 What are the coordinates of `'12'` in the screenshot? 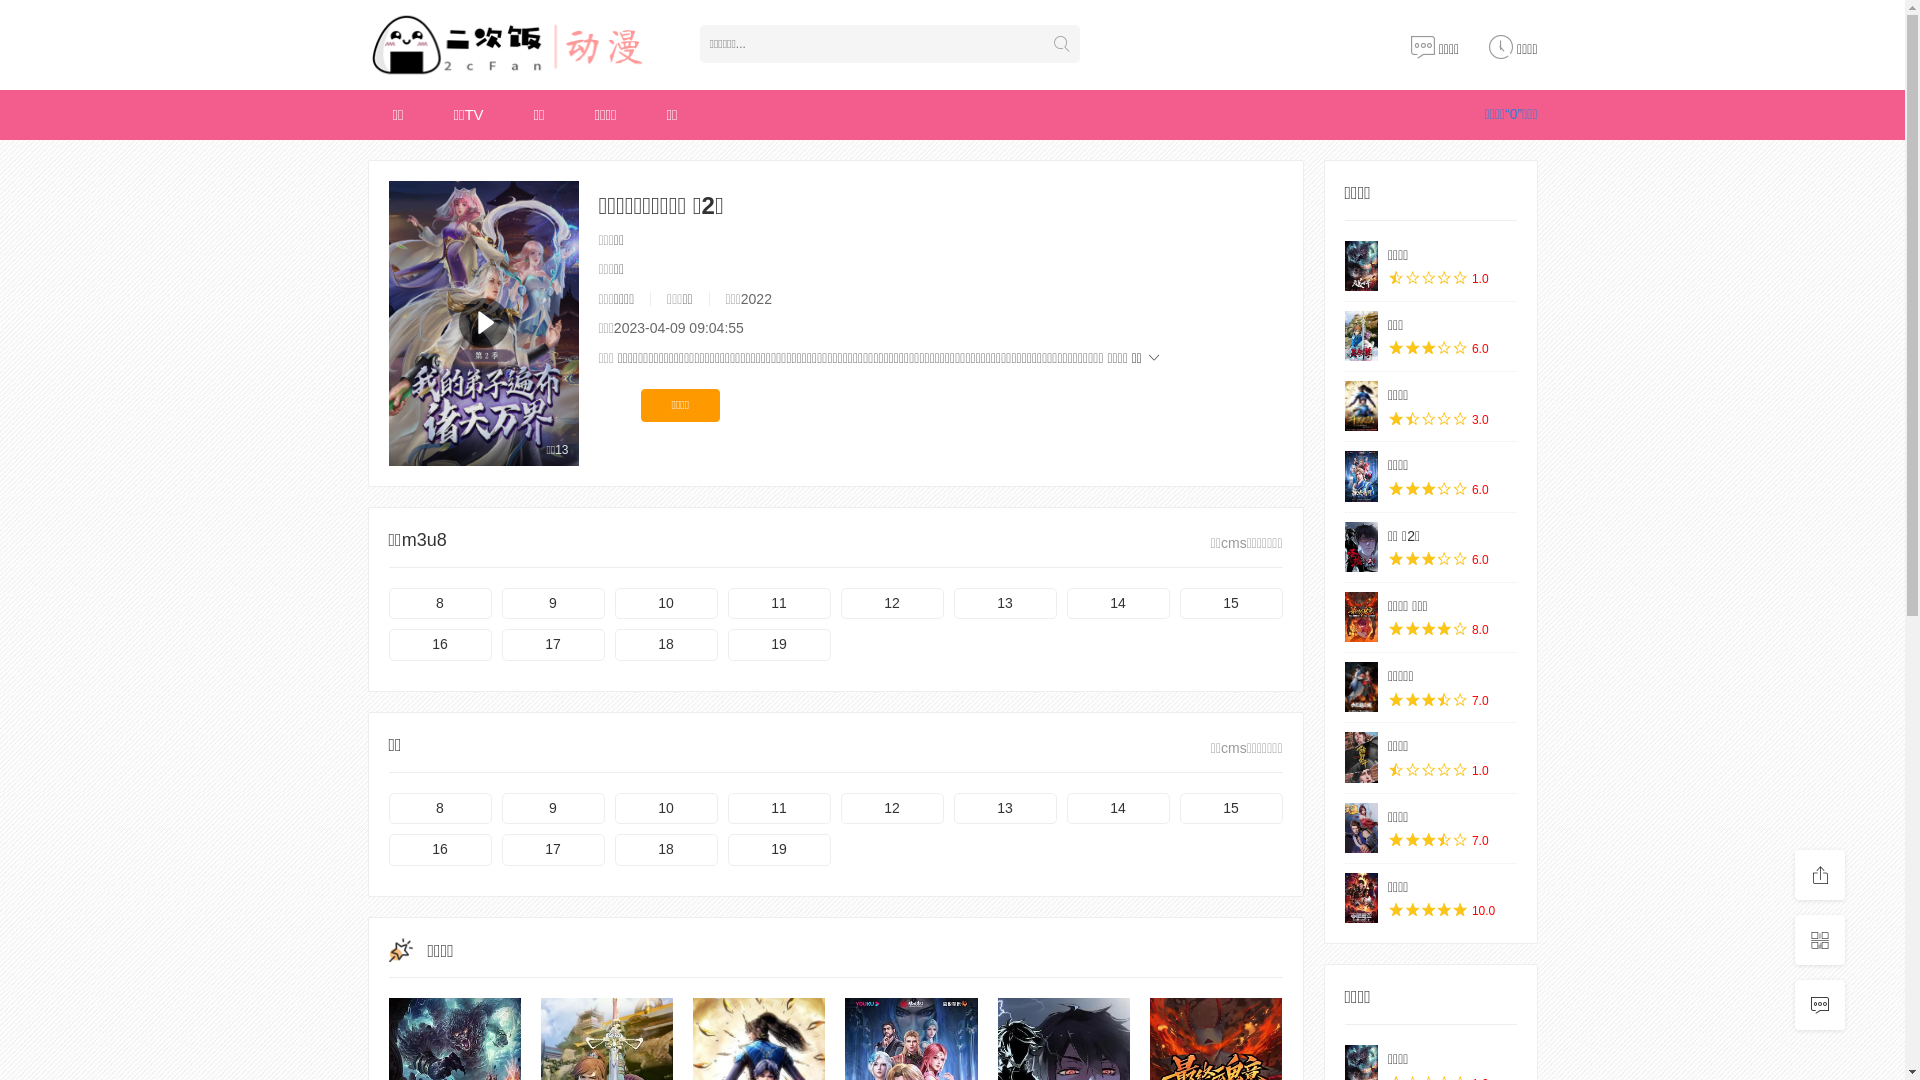 It's located at (890, 603).